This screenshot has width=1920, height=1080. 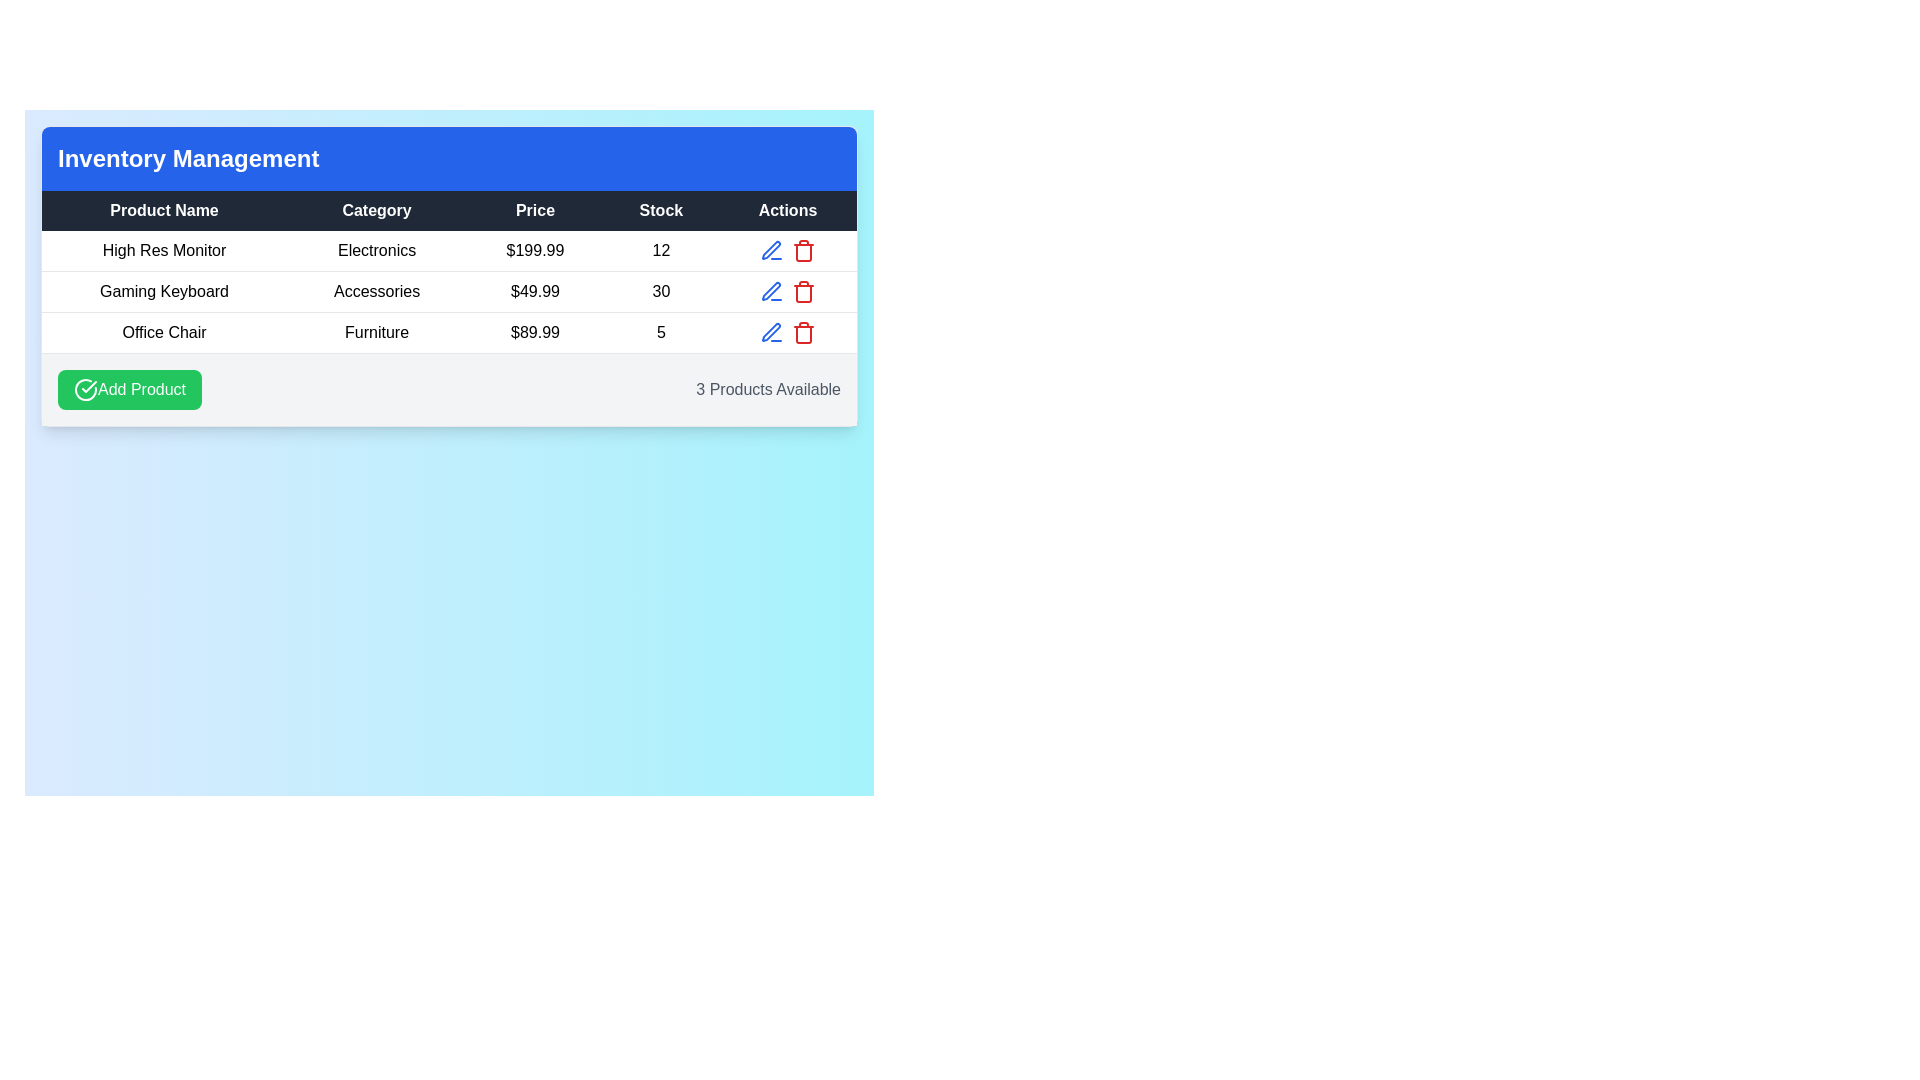 I want to click on the static text label 'Category' located in the dark blue header bar, which is the second label in the header row of a data table, so click(x=377, y=211).